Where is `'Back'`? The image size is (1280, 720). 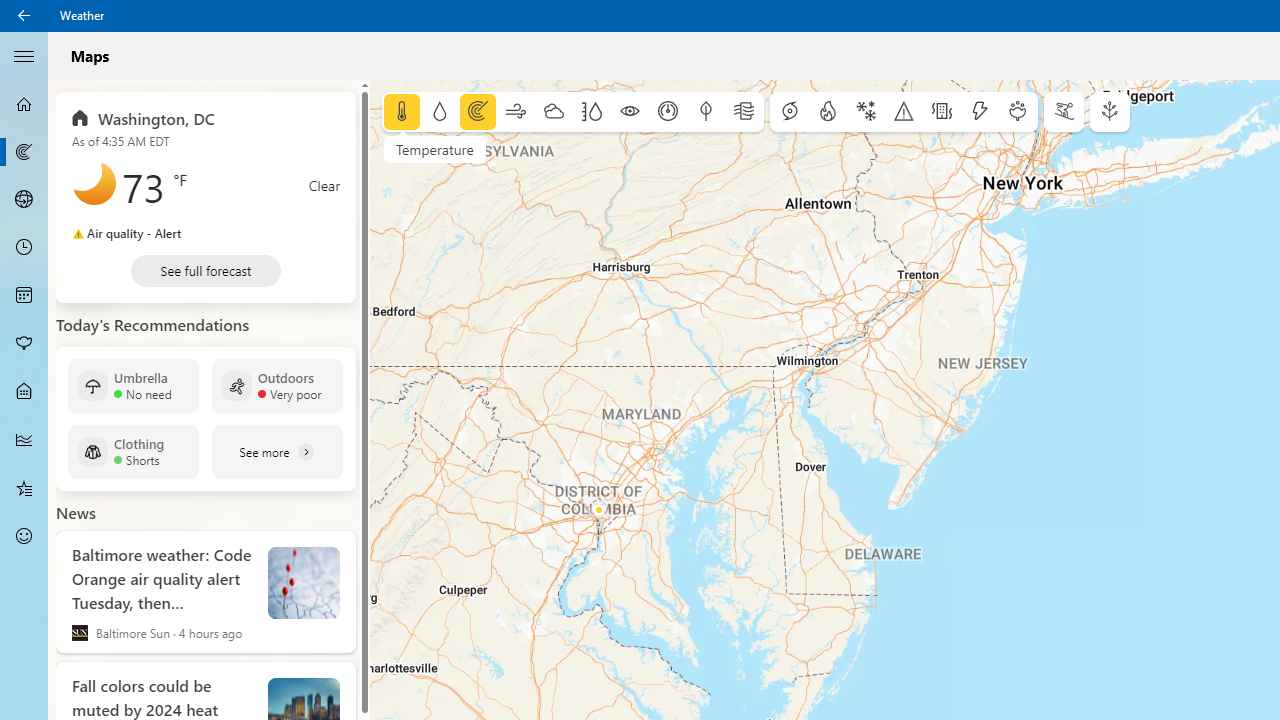 'Back' is located at coordinates (24, 15).